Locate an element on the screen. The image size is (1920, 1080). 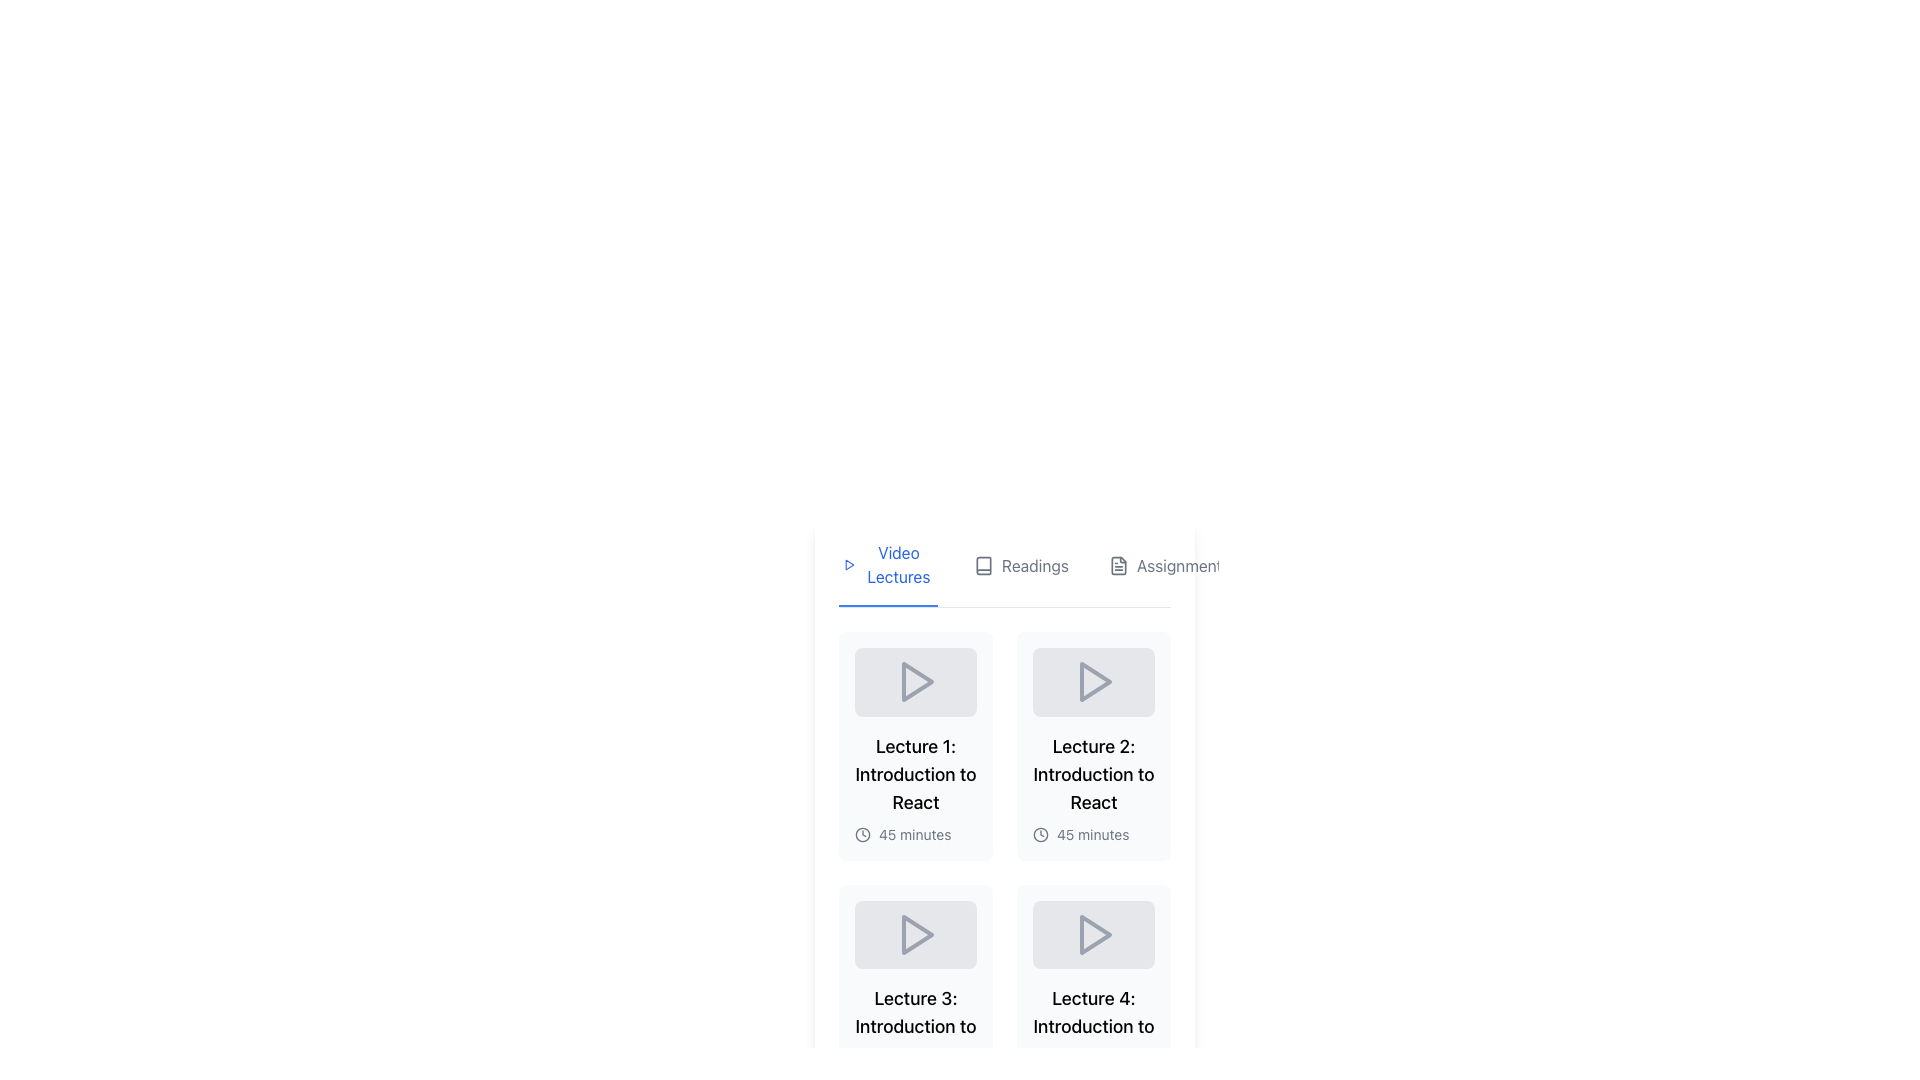
the small, circular clock icon located to the left of the text '45 minutes' is located at coordinates (1040, 833).